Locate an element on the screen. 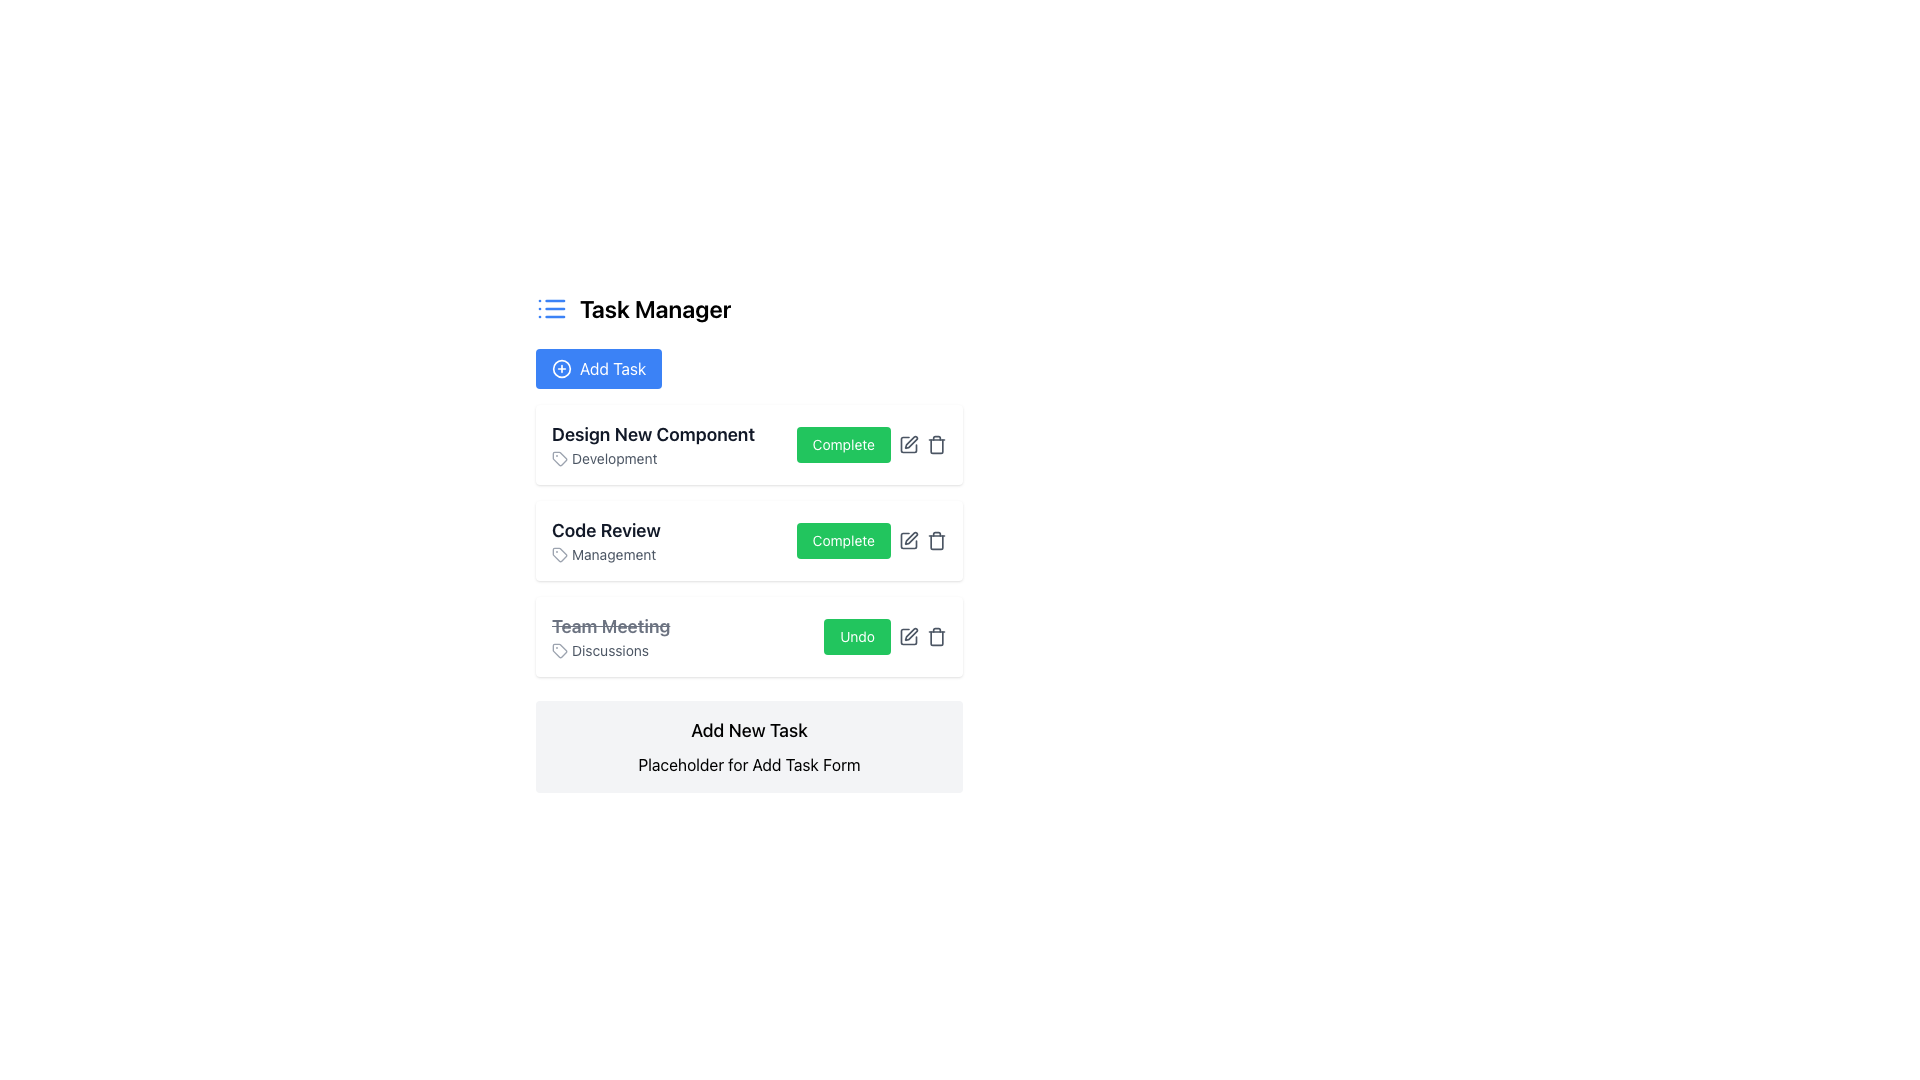 This screenshot has width=1920, height=1080. the 'Management' text label with an icon located under the 'Code Review' section in the task list is located at coordinates (605, 555).